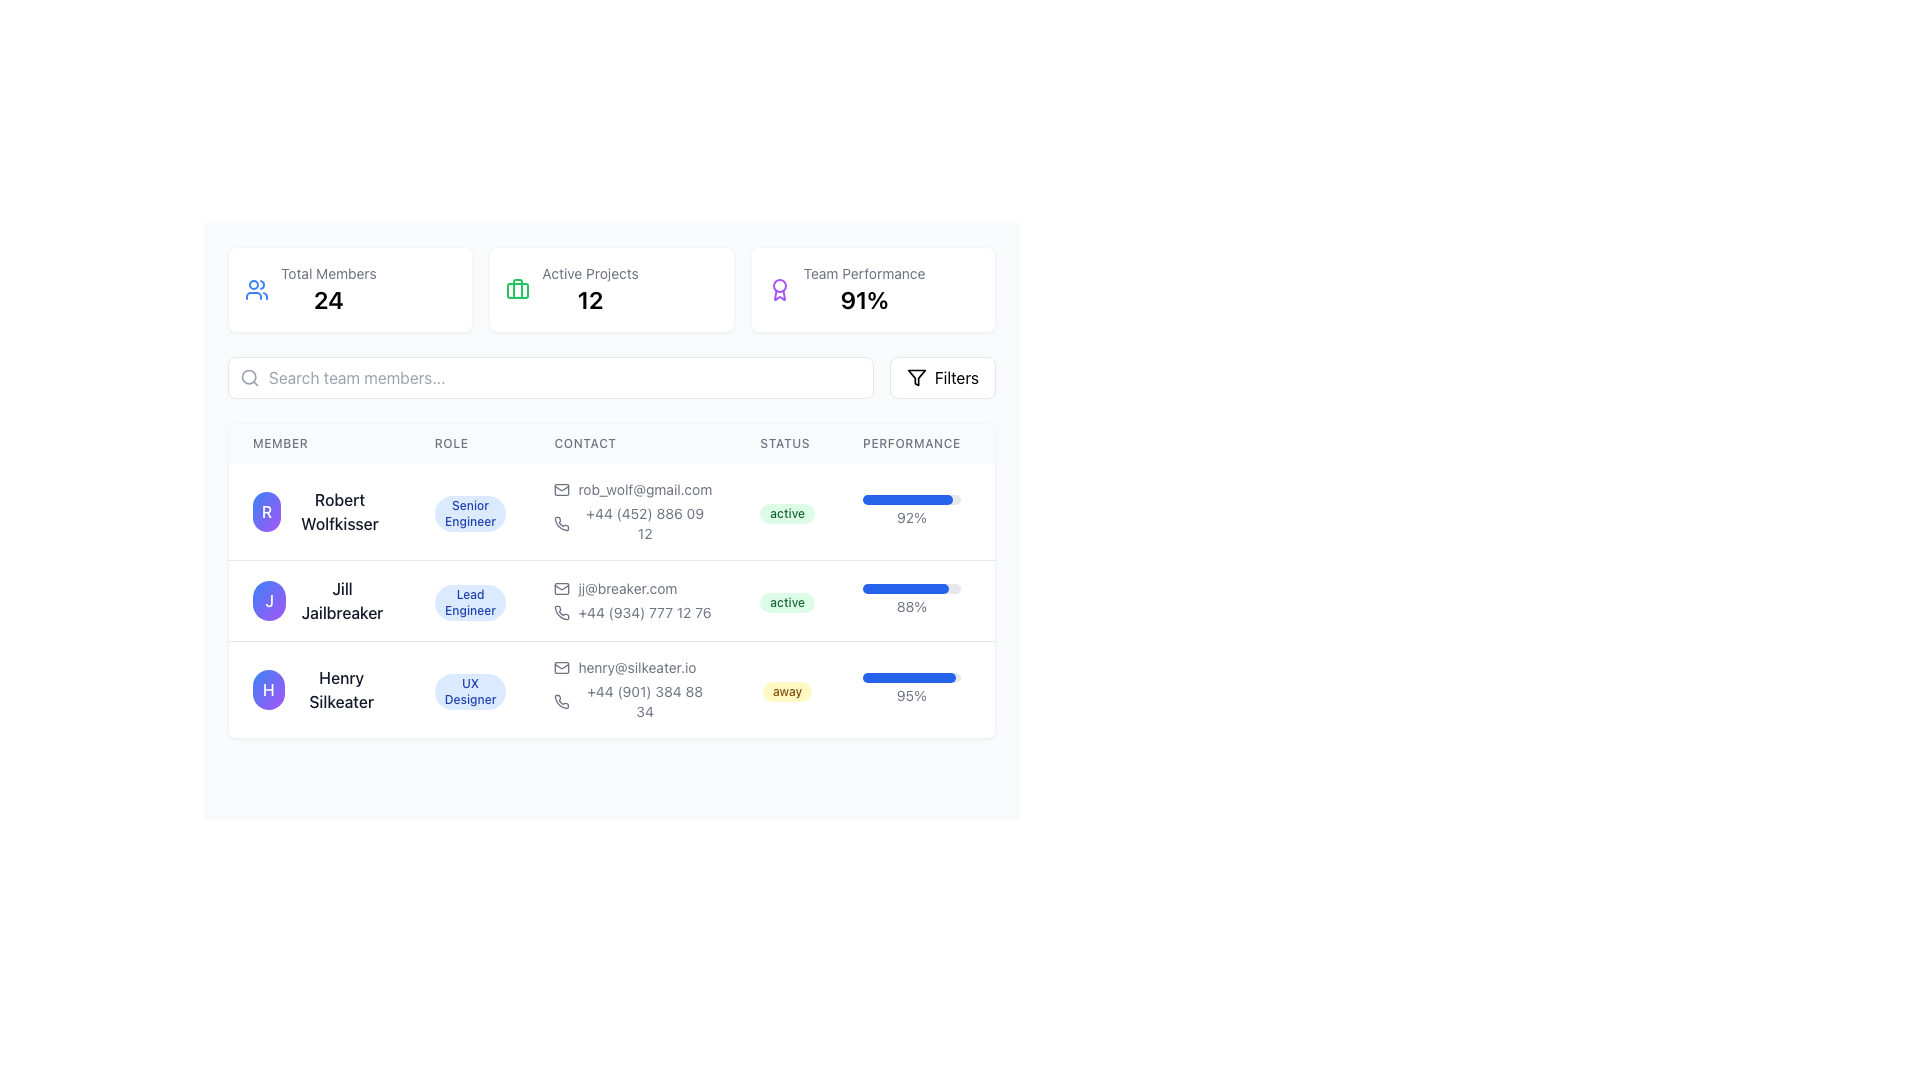  What do you see at coordinates (915, 378) in the screenshot?
I see `the filtering icon located within the 'Filters' button, which is positioned on the right side of the search bar at the top of the interface` at bounding box center [915, 378].